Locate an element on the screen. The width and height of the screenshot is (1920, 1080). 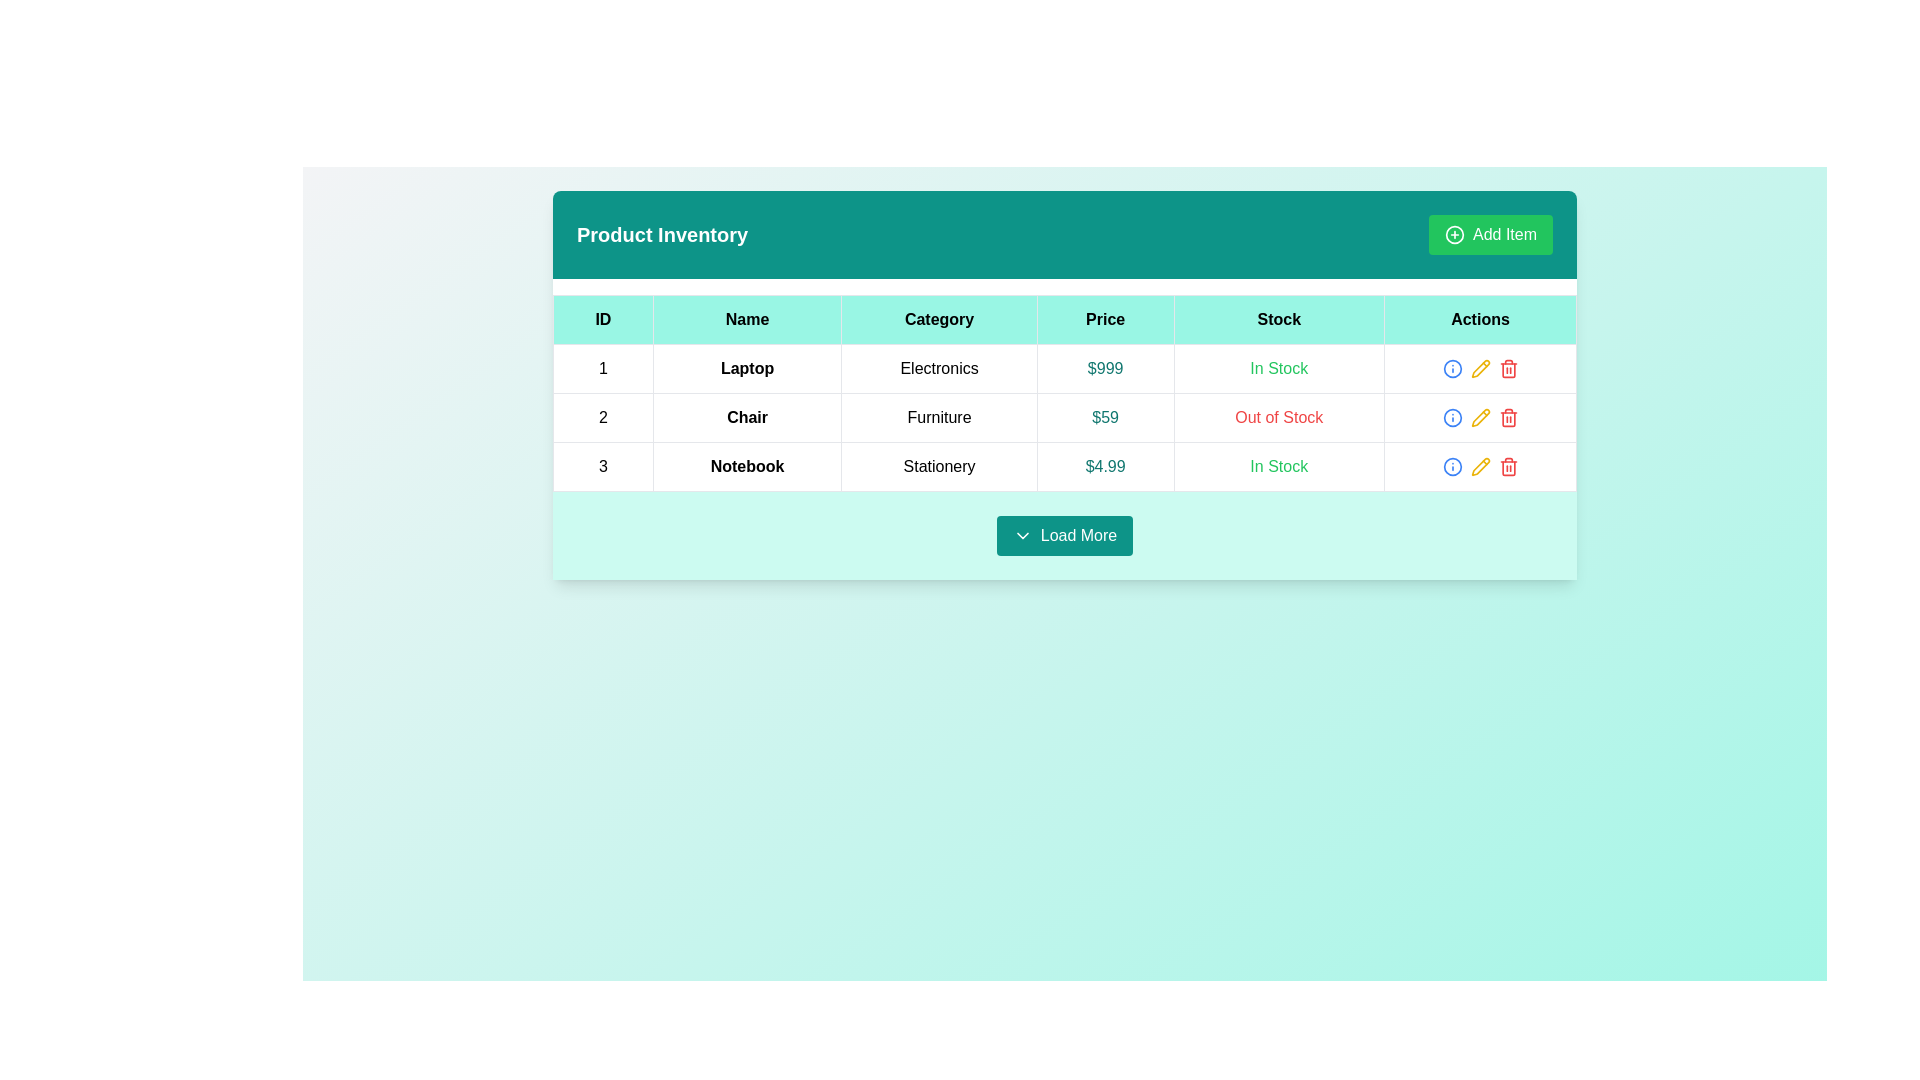
the Text Label displaying the price '$999' in the 'Product Inventory' table, located in the fourth column of the first row is located at coordinates (1104, 369).